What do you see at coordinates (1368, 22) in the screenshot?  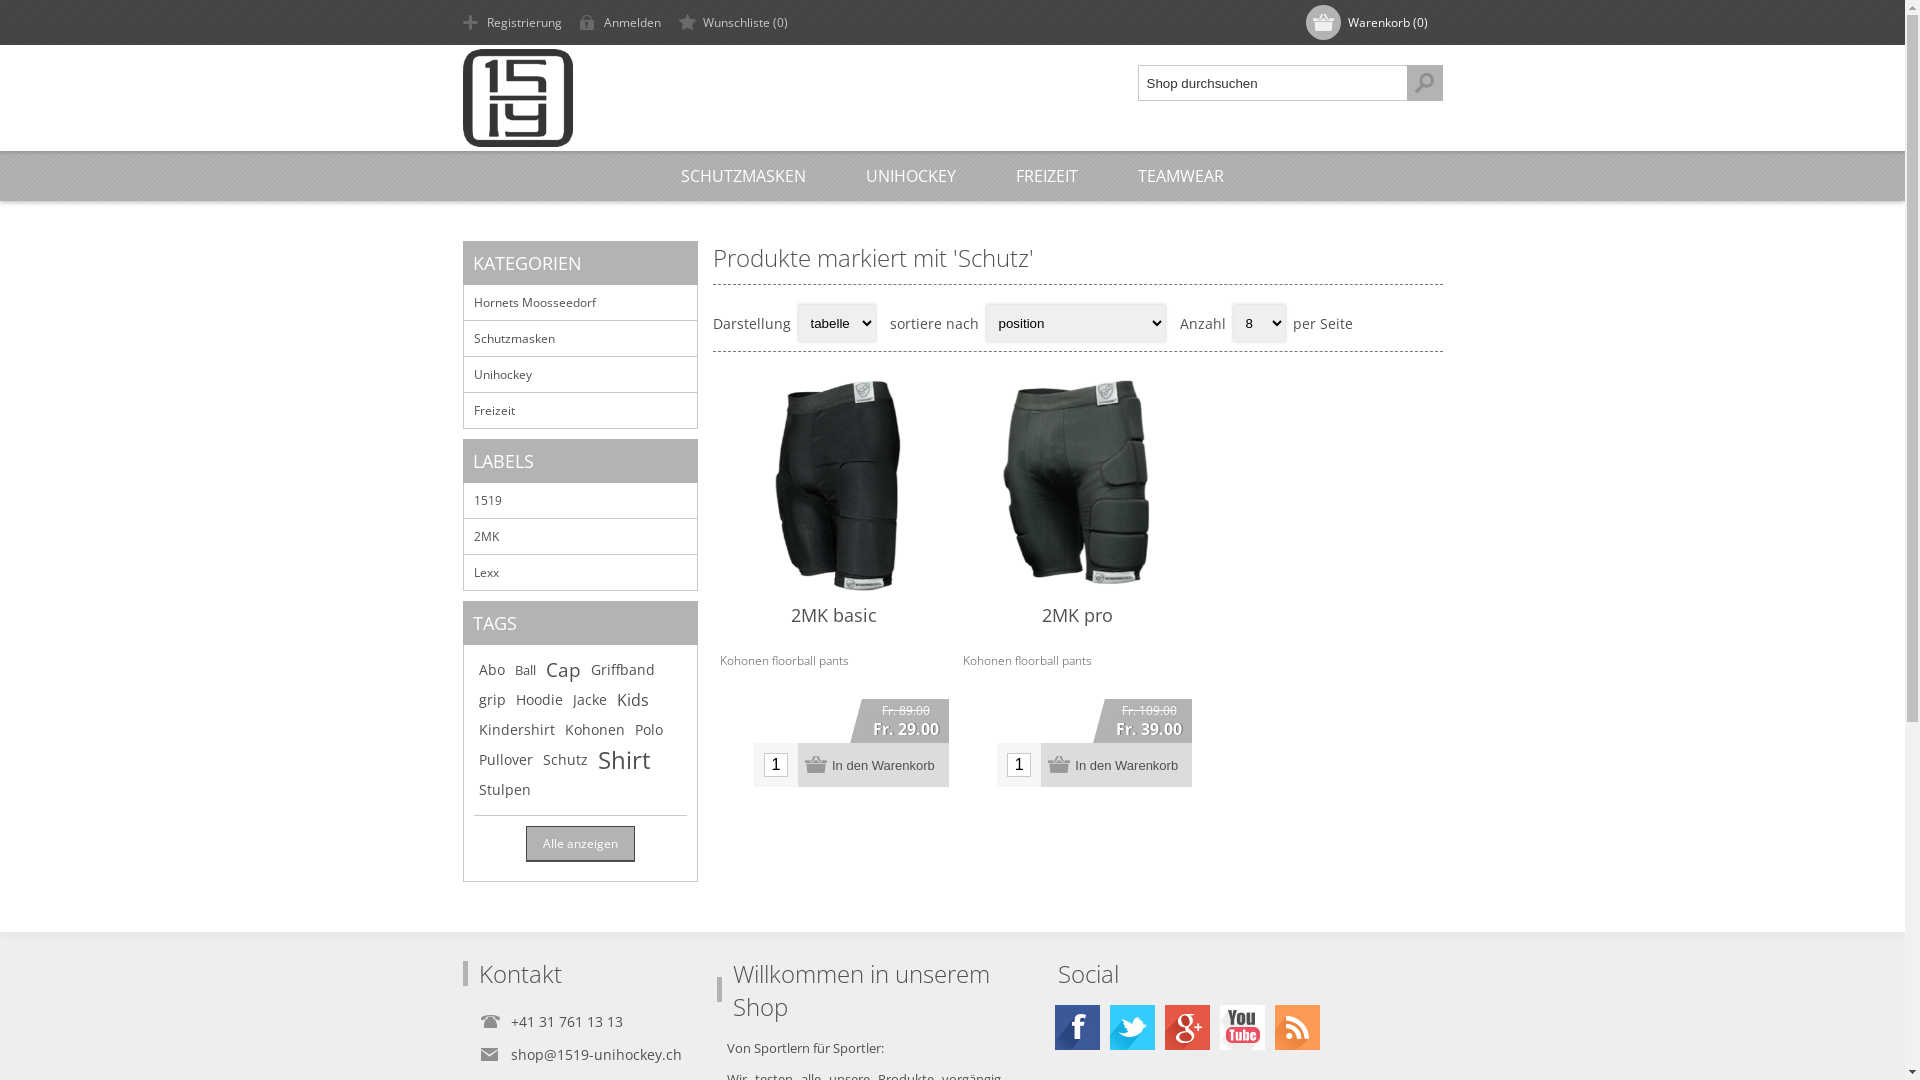 I see `'Warenkorb (0)'` at bounding box center [1368, 22].